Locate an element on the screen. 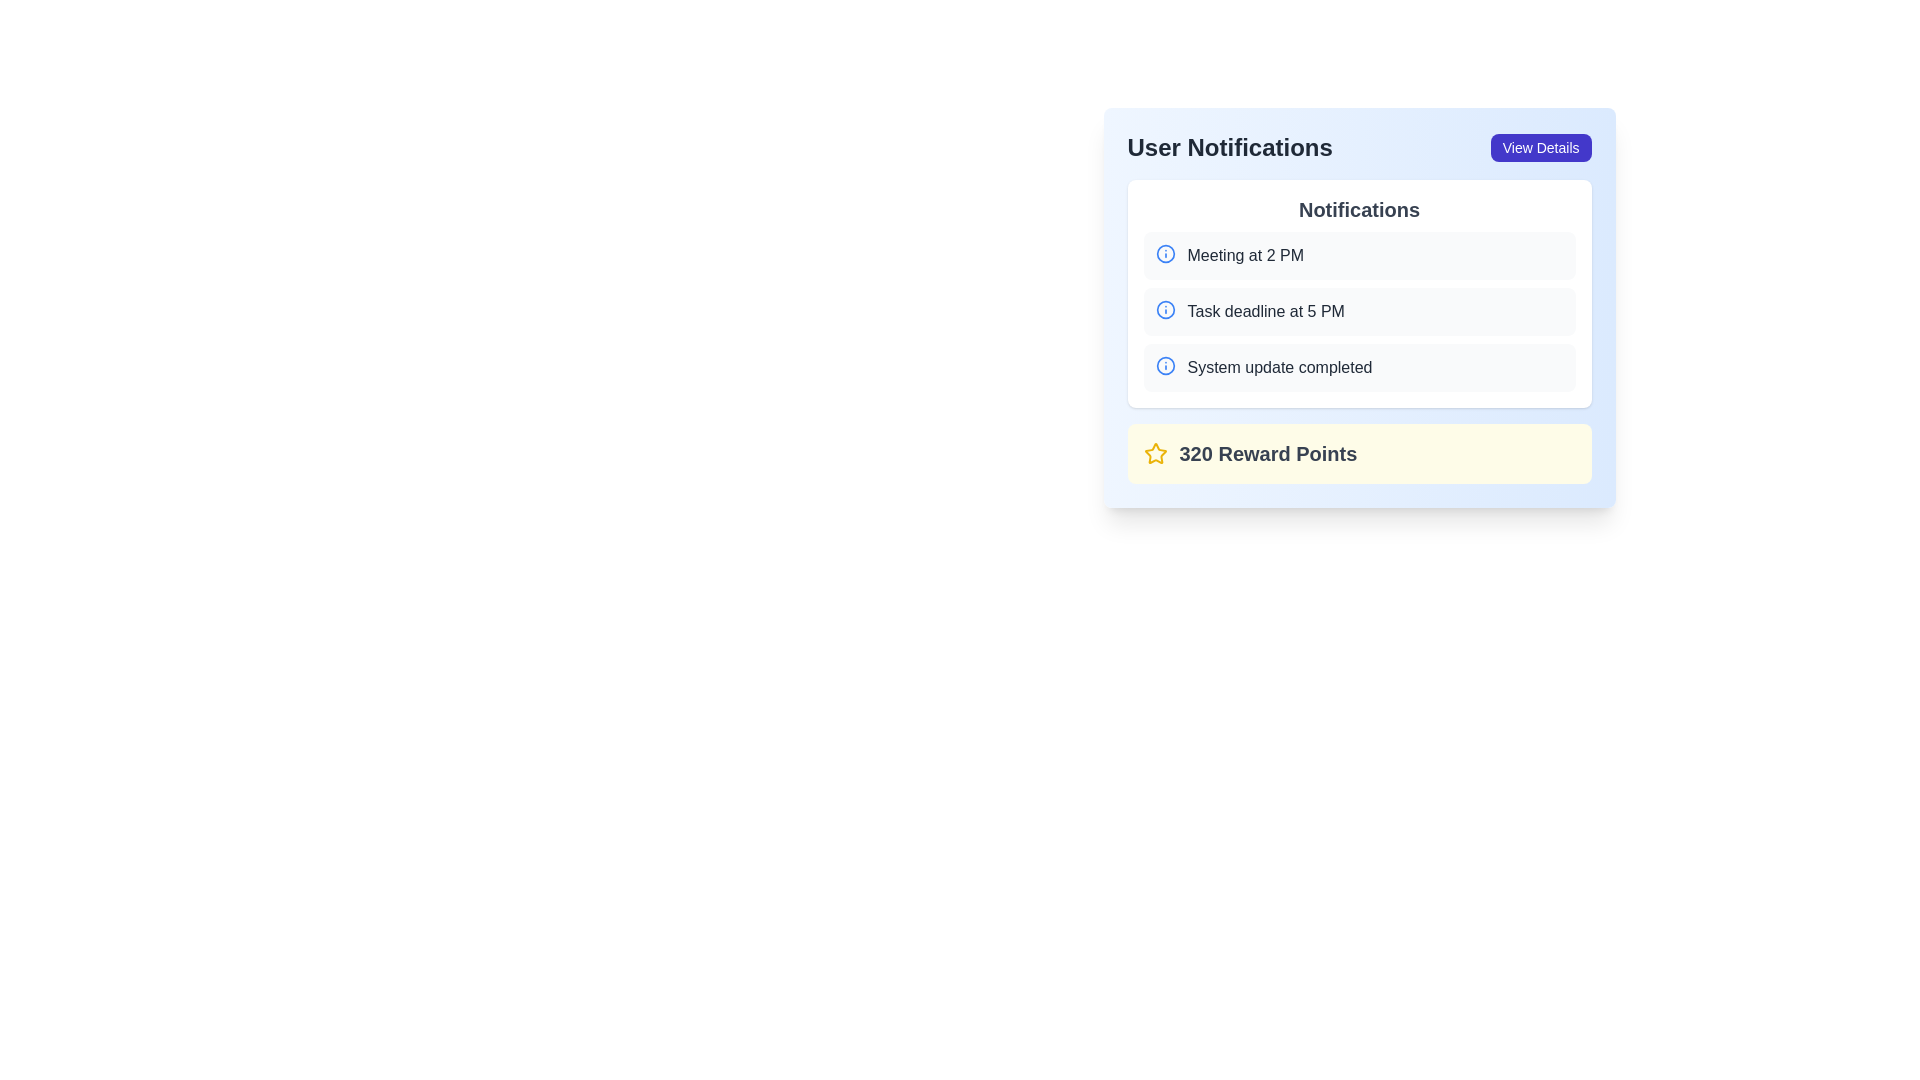  the information indicator icon located to the left of the text 'System update completed' in the notifications section is located at coordinates (1165, 366).